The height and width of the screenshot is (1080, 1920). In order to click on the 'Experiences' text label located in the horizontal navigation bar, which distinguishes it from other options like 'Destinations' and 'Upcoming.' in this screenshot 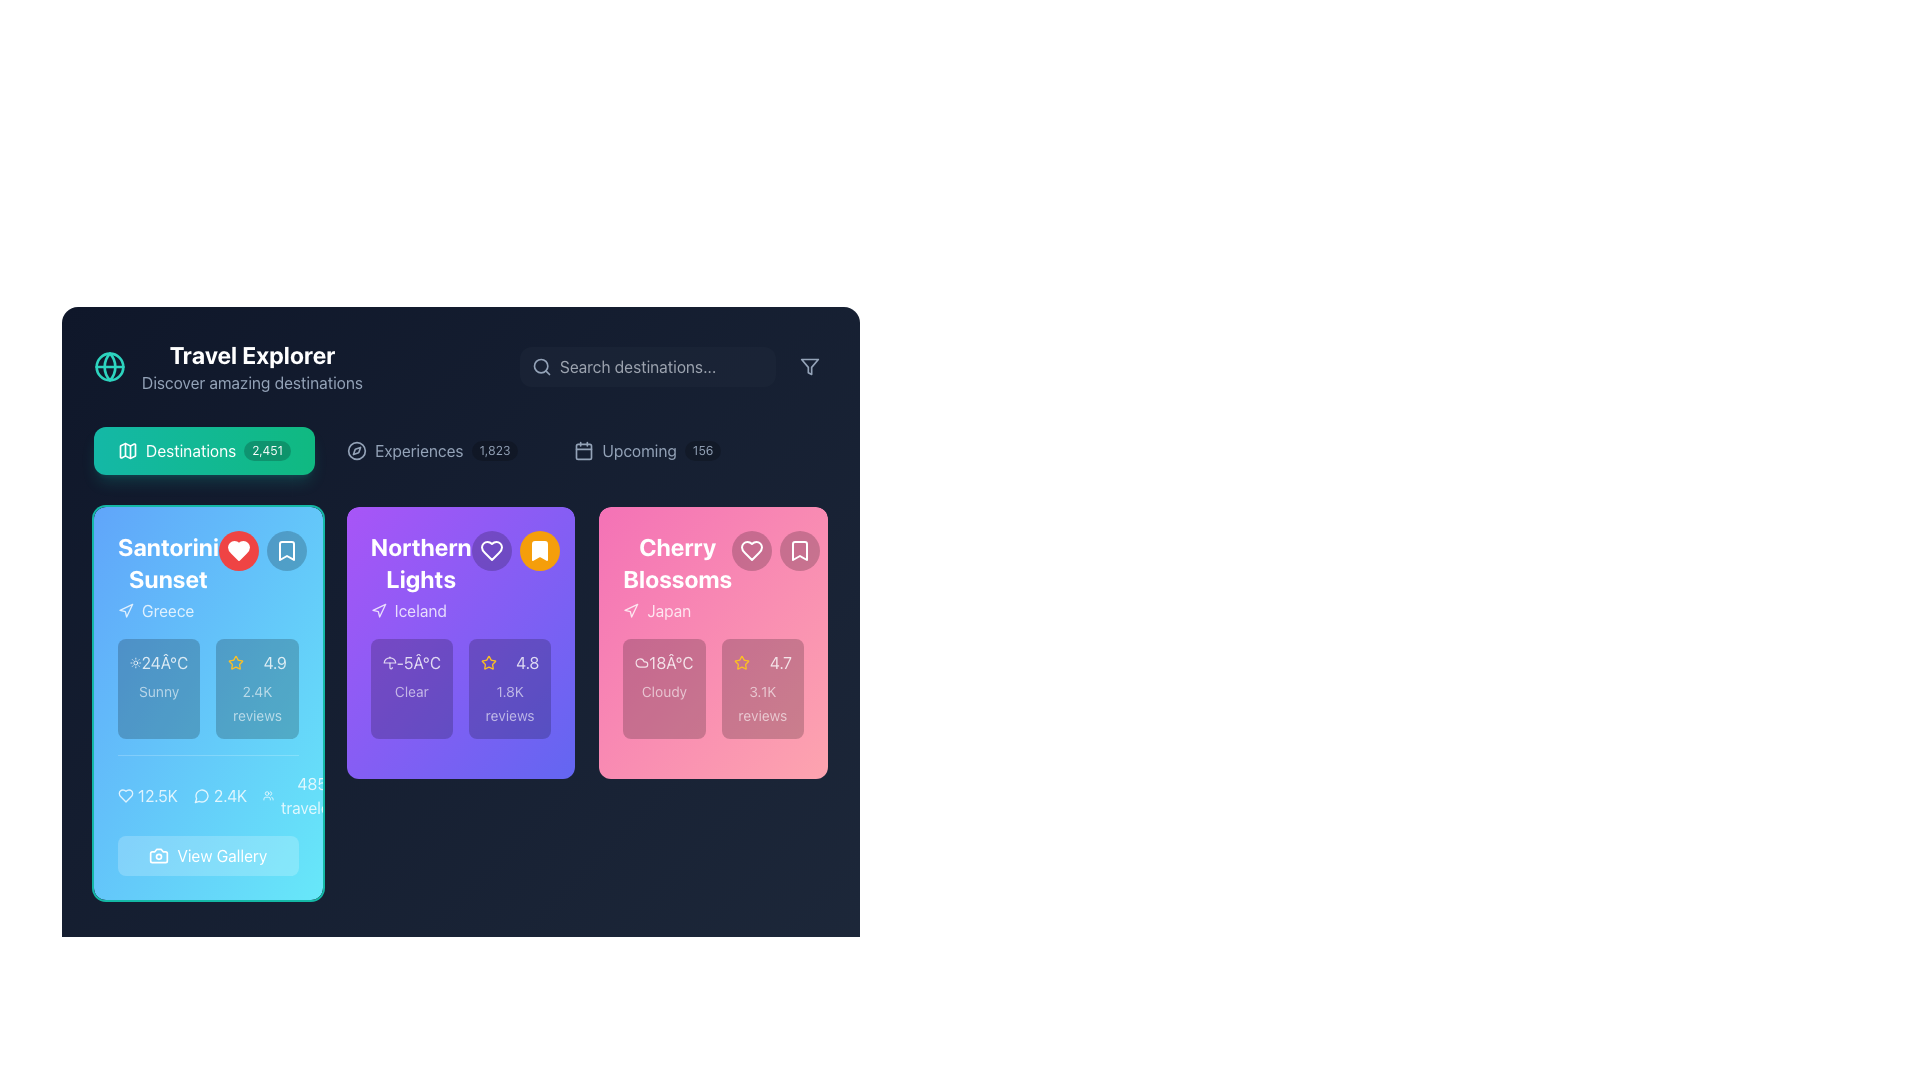, I will do `click(418, 451)`.